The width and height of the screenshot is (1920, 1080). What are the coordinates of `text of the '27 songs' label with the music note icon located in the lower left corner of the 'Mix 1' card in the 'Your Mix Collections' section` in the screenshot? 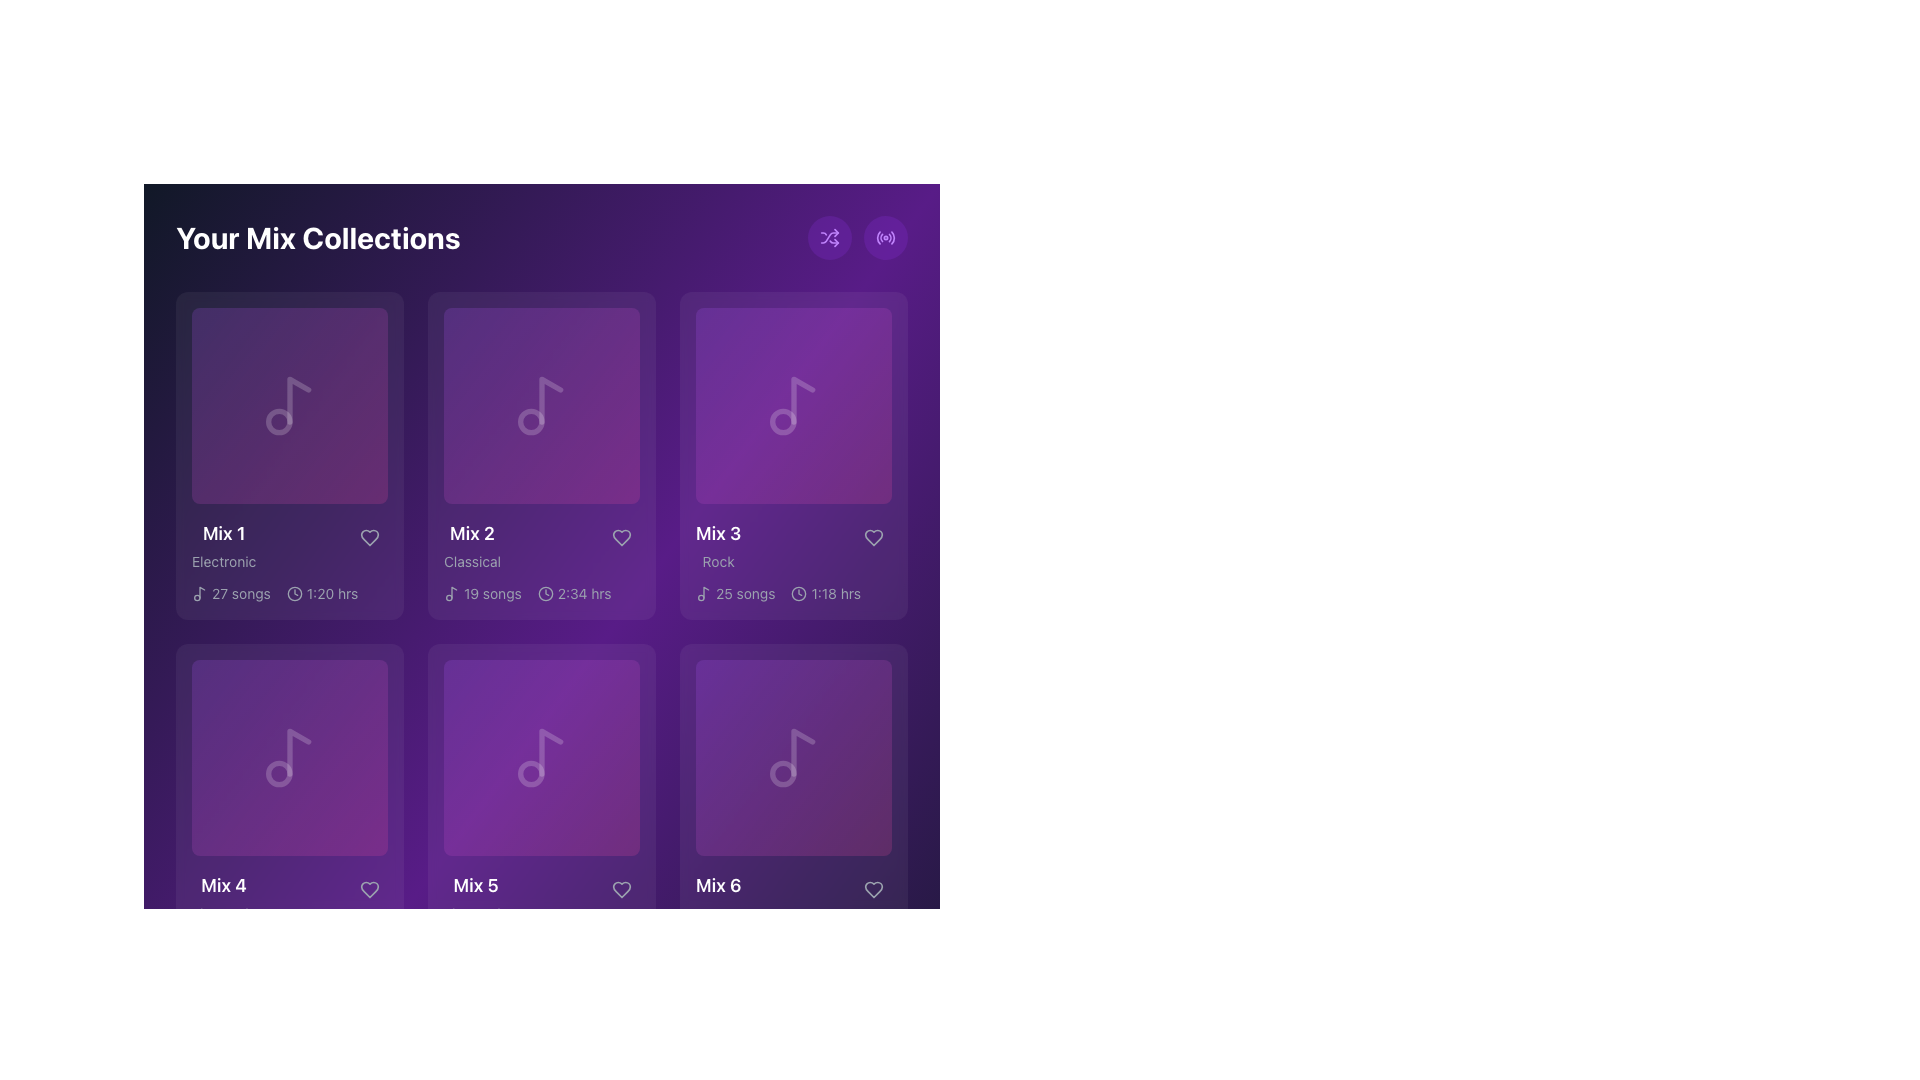 It's located at (231, 593).